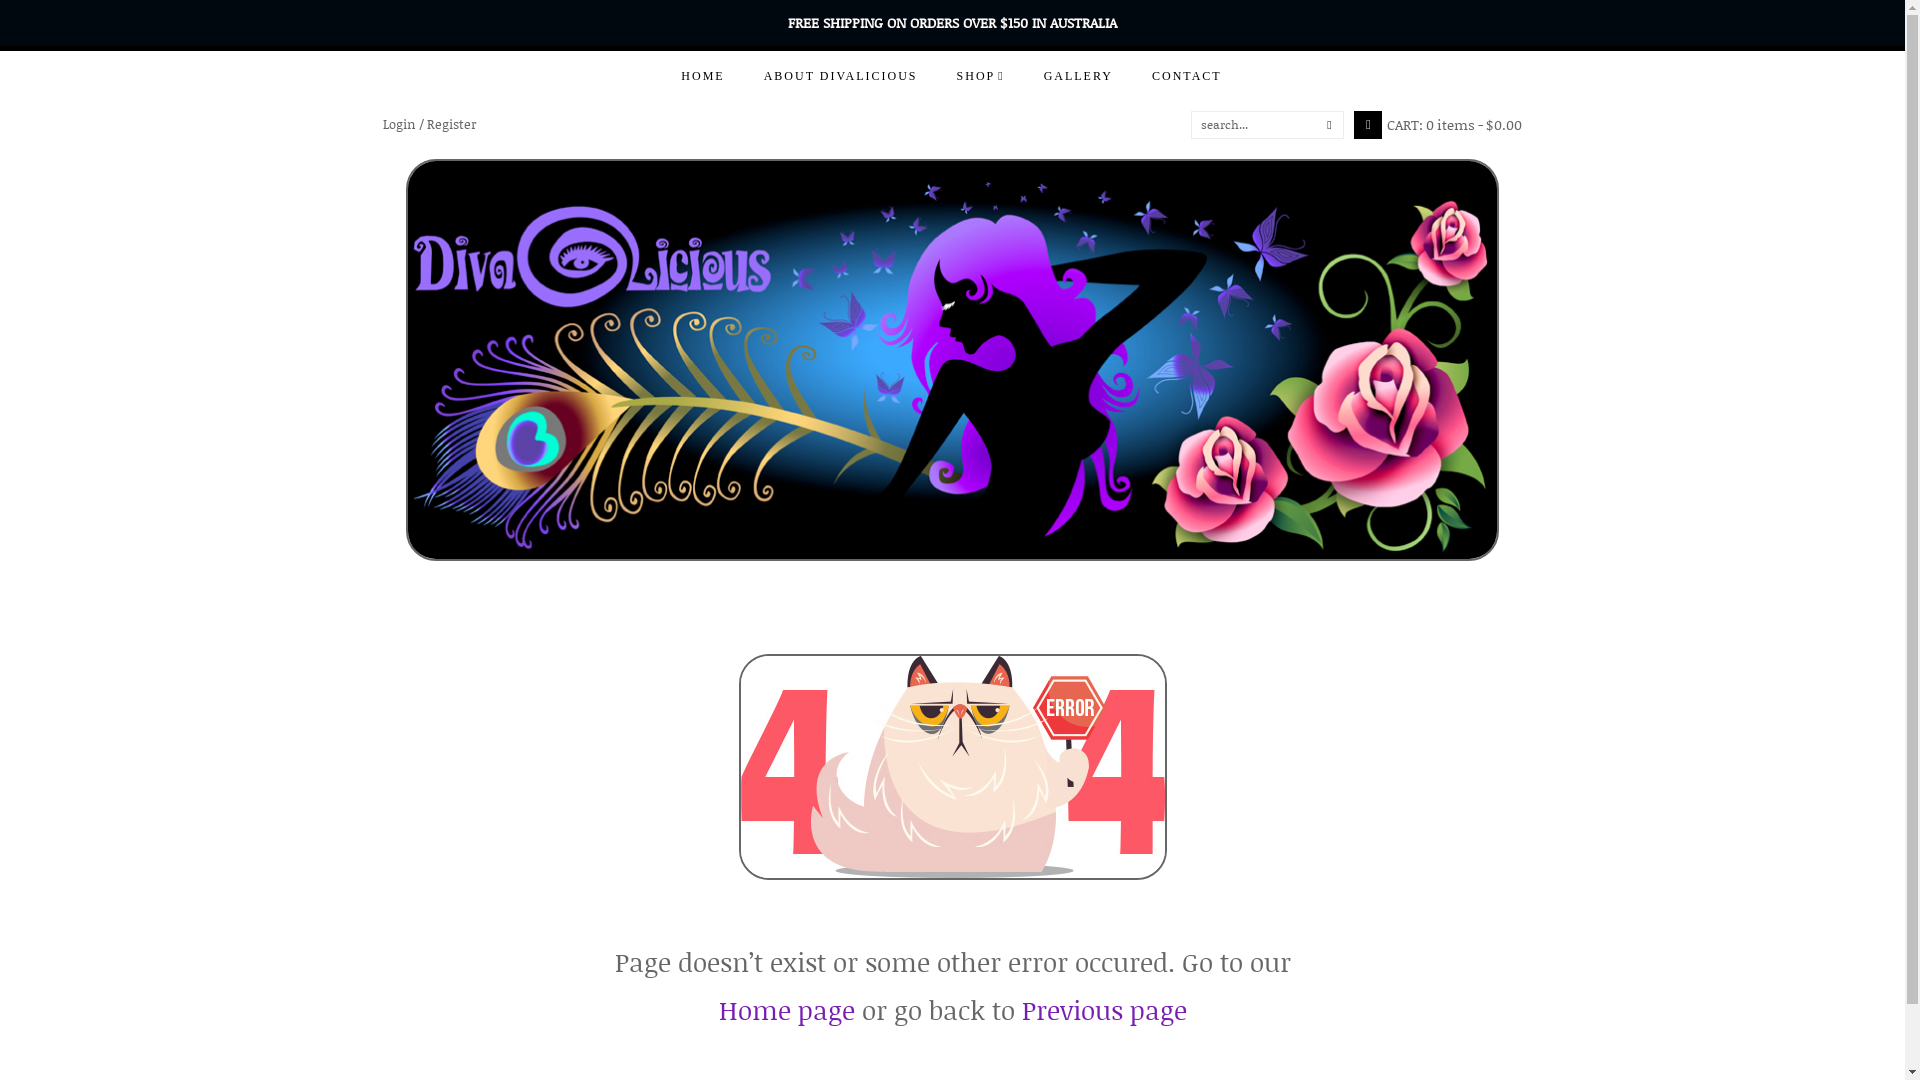  Describe the element at coordinates (935, 75) in the screenshot. I see `'SHOP'` at that location.